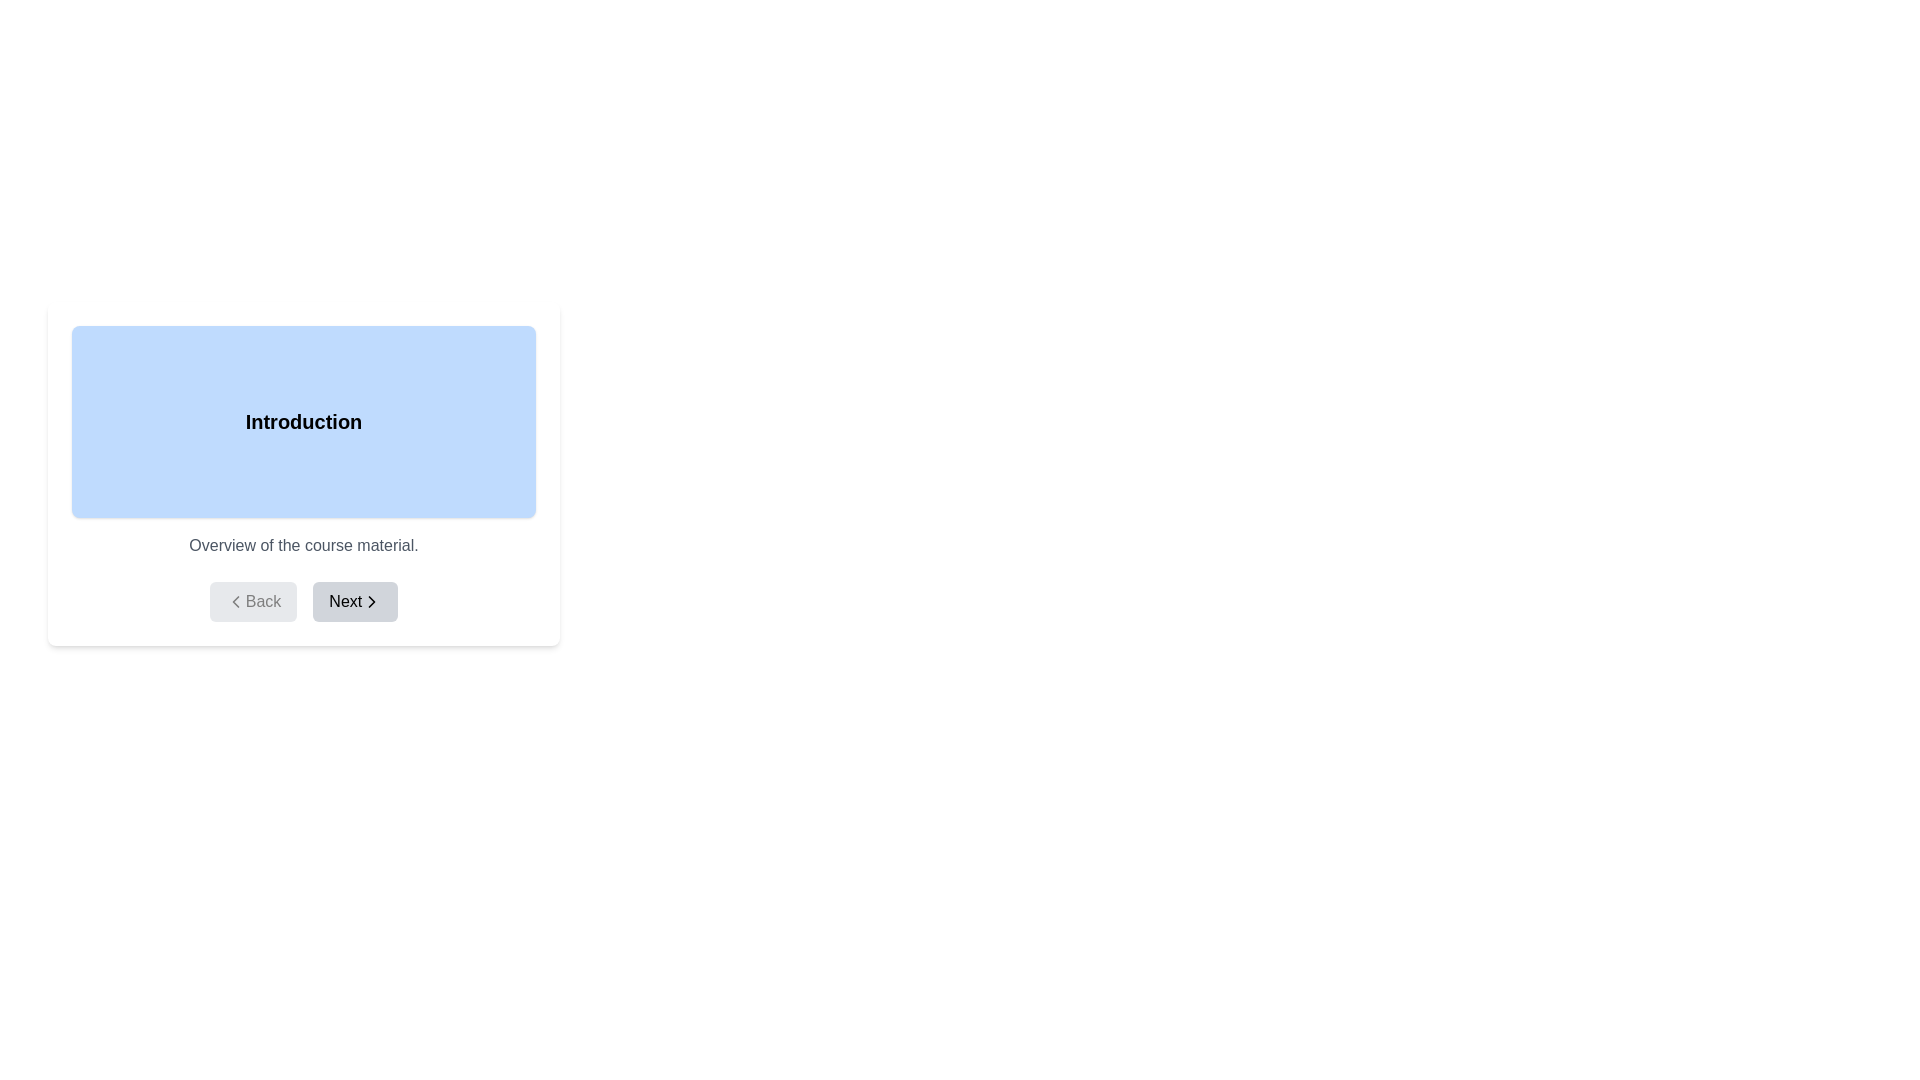 Image resolution: width=1920 pixels, height=1080 pixels. Describe the element at coordinates (372, 600) in the screenshot. I see `the chevron icon inside the 'Next' button located at the bottom-right of the card layout` at that location.